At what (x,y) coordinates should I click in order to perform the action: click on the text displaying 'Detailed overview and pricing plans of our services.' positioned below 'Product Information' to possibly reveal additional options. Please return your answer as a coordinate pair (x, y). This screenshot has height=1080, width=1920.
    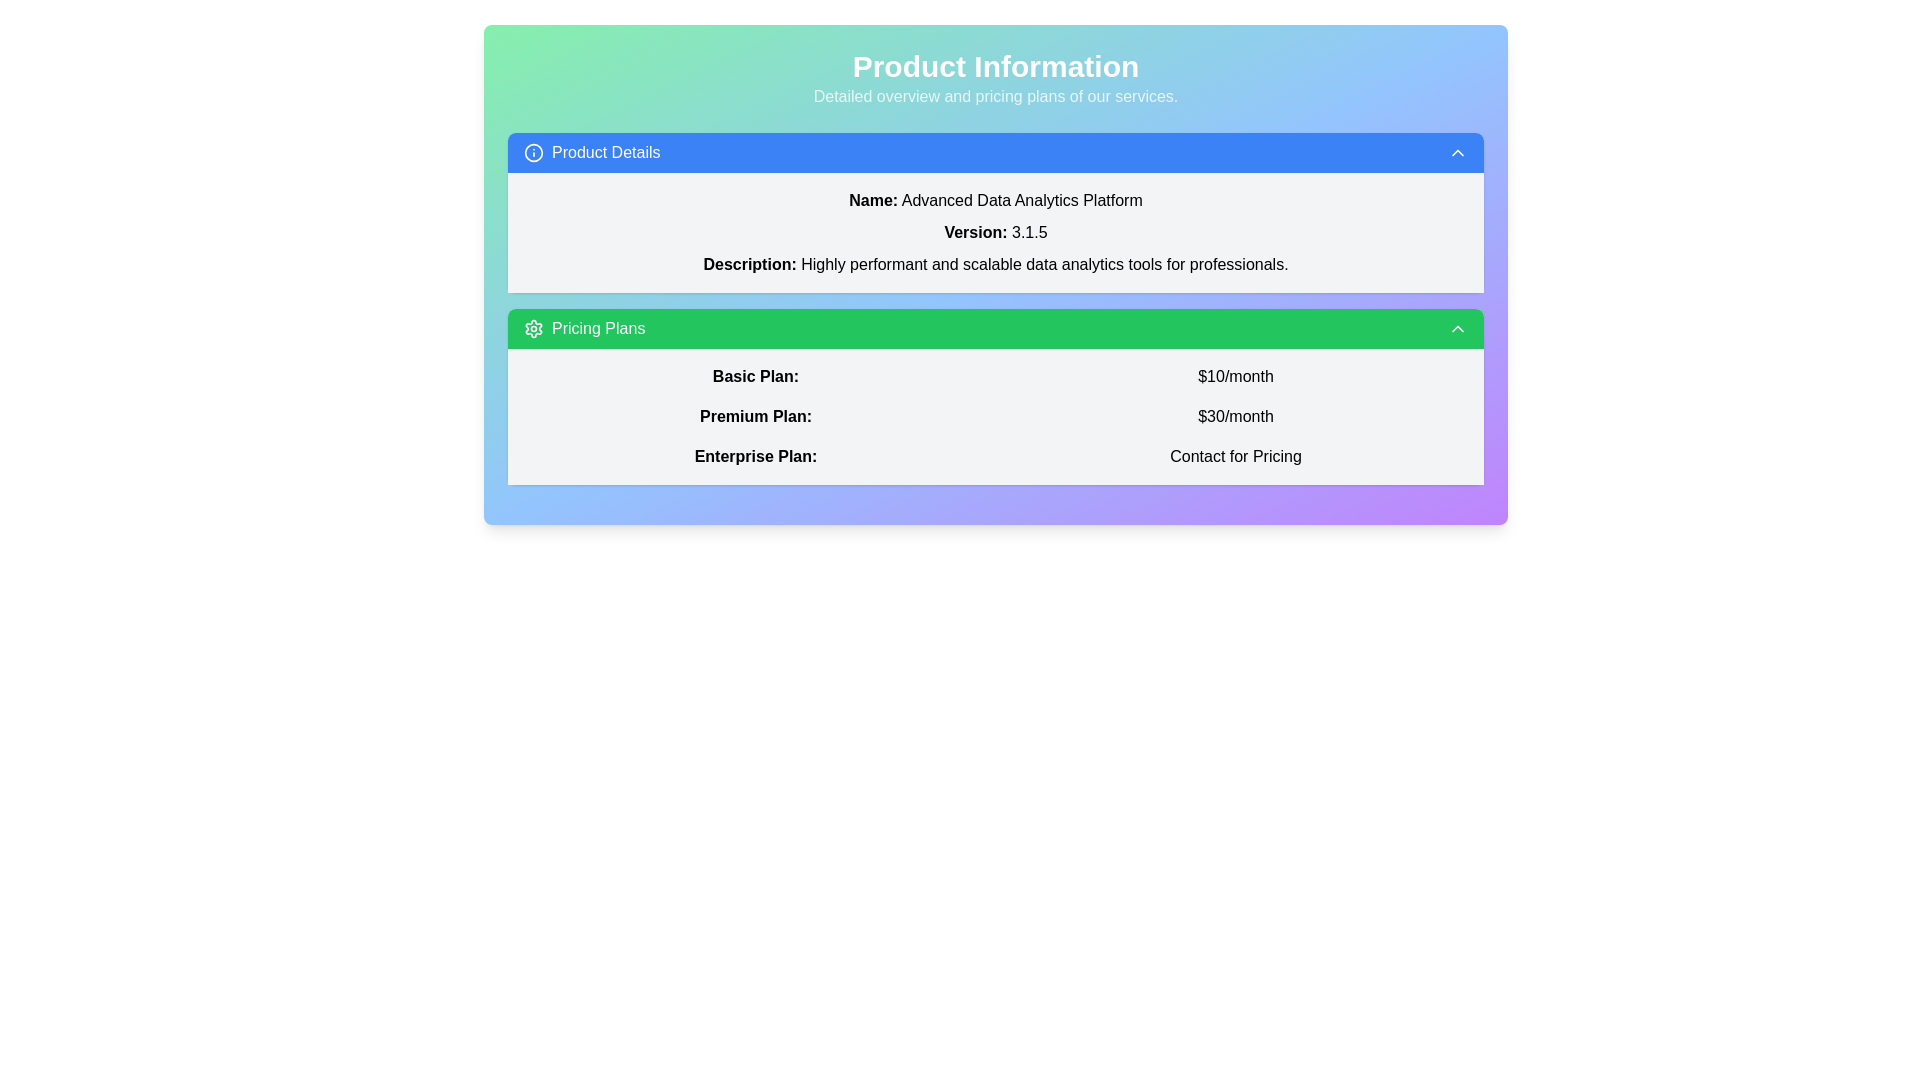
    Looking at the image, I should click on (996, 96).